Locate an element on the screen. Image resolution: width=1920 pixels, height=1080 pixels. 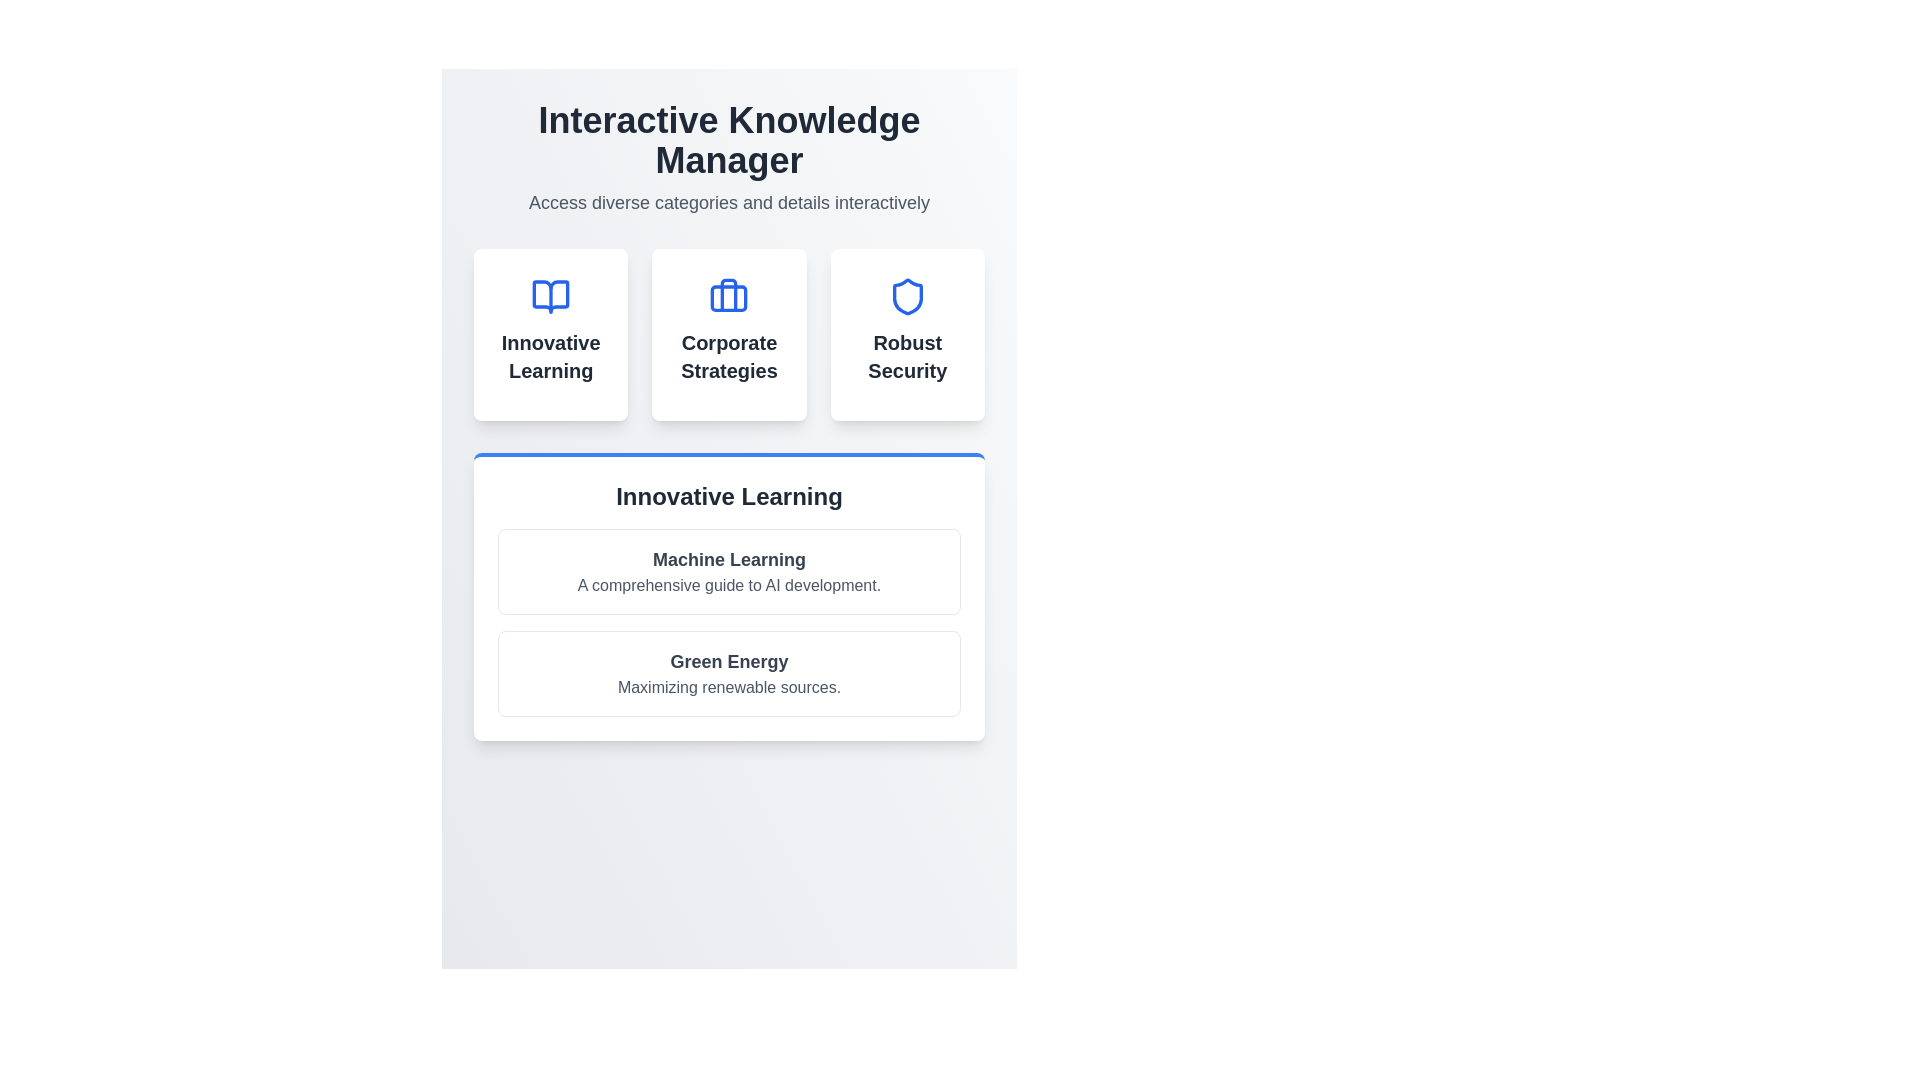
the text label that describes security-related features, located in the third column of the top-right card, just below the shield icon is located at coordinates (906, 356).